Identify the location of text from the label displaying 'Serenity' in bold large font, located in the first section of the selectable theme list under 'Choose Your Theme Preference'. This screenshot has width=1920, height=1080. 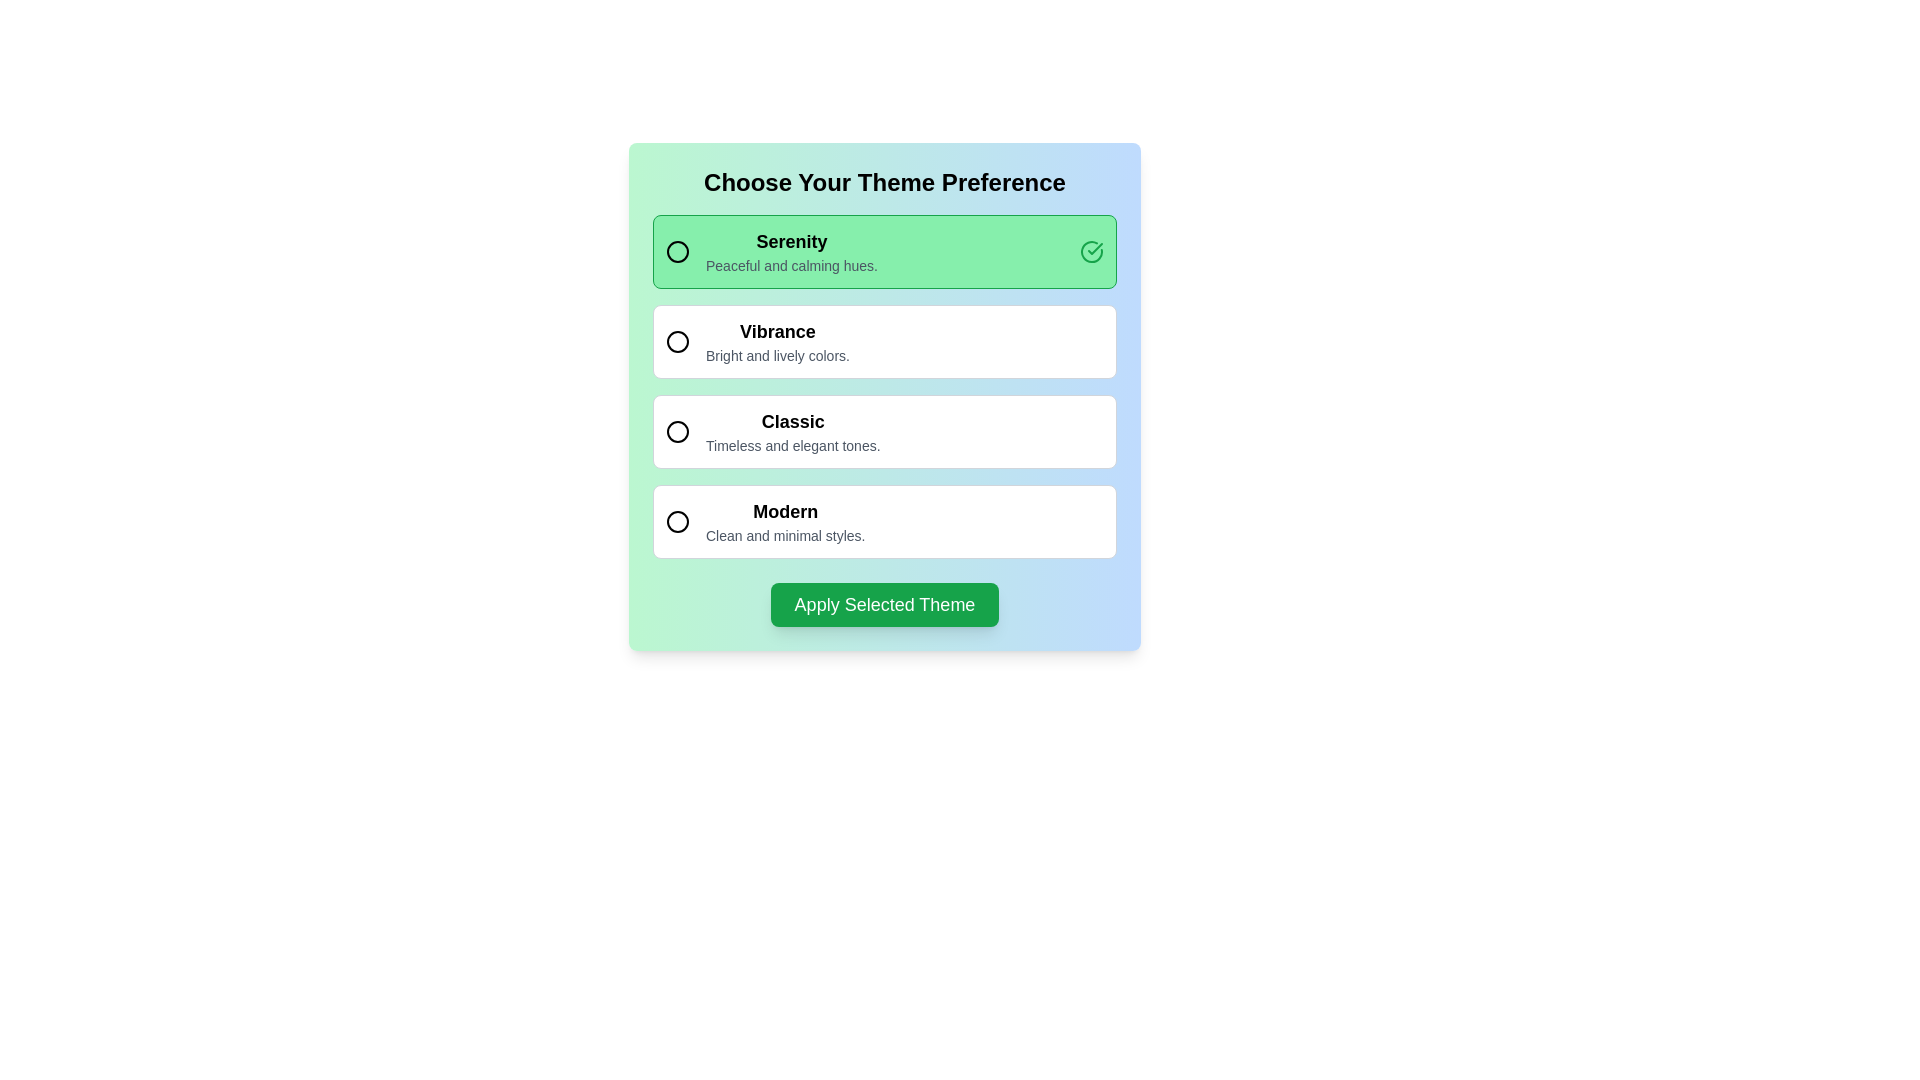
(771, 250).